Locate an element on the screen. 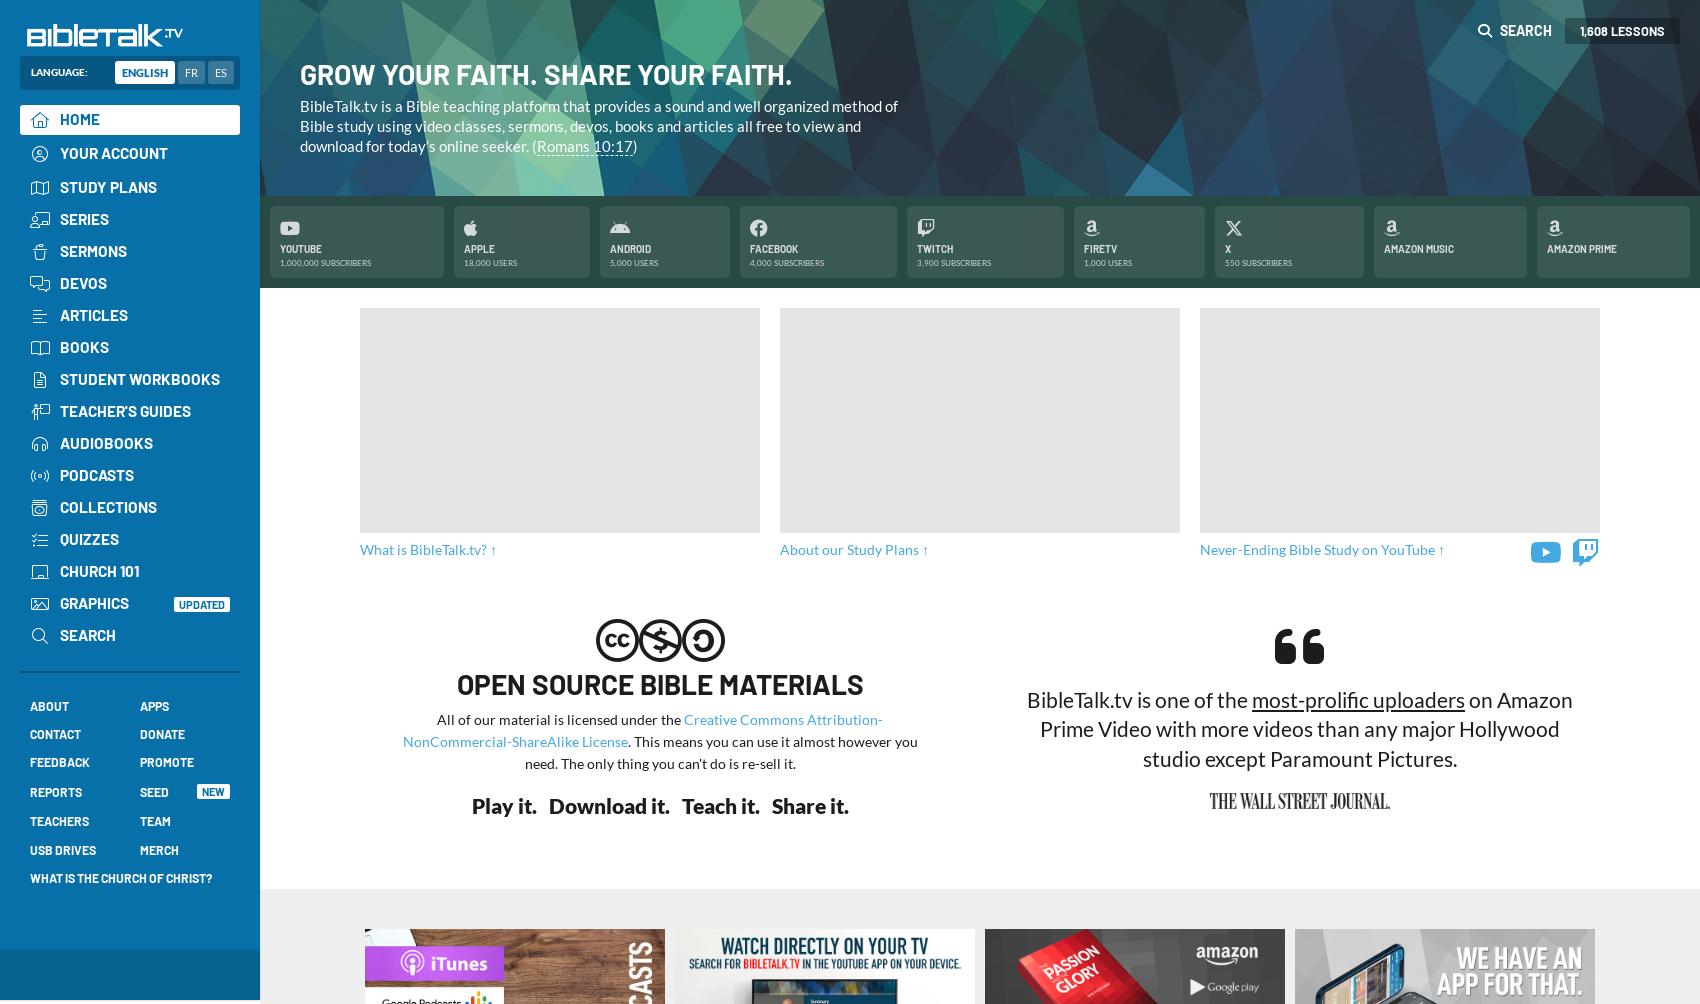  'Teachers' is located at coordinates (59, 820).